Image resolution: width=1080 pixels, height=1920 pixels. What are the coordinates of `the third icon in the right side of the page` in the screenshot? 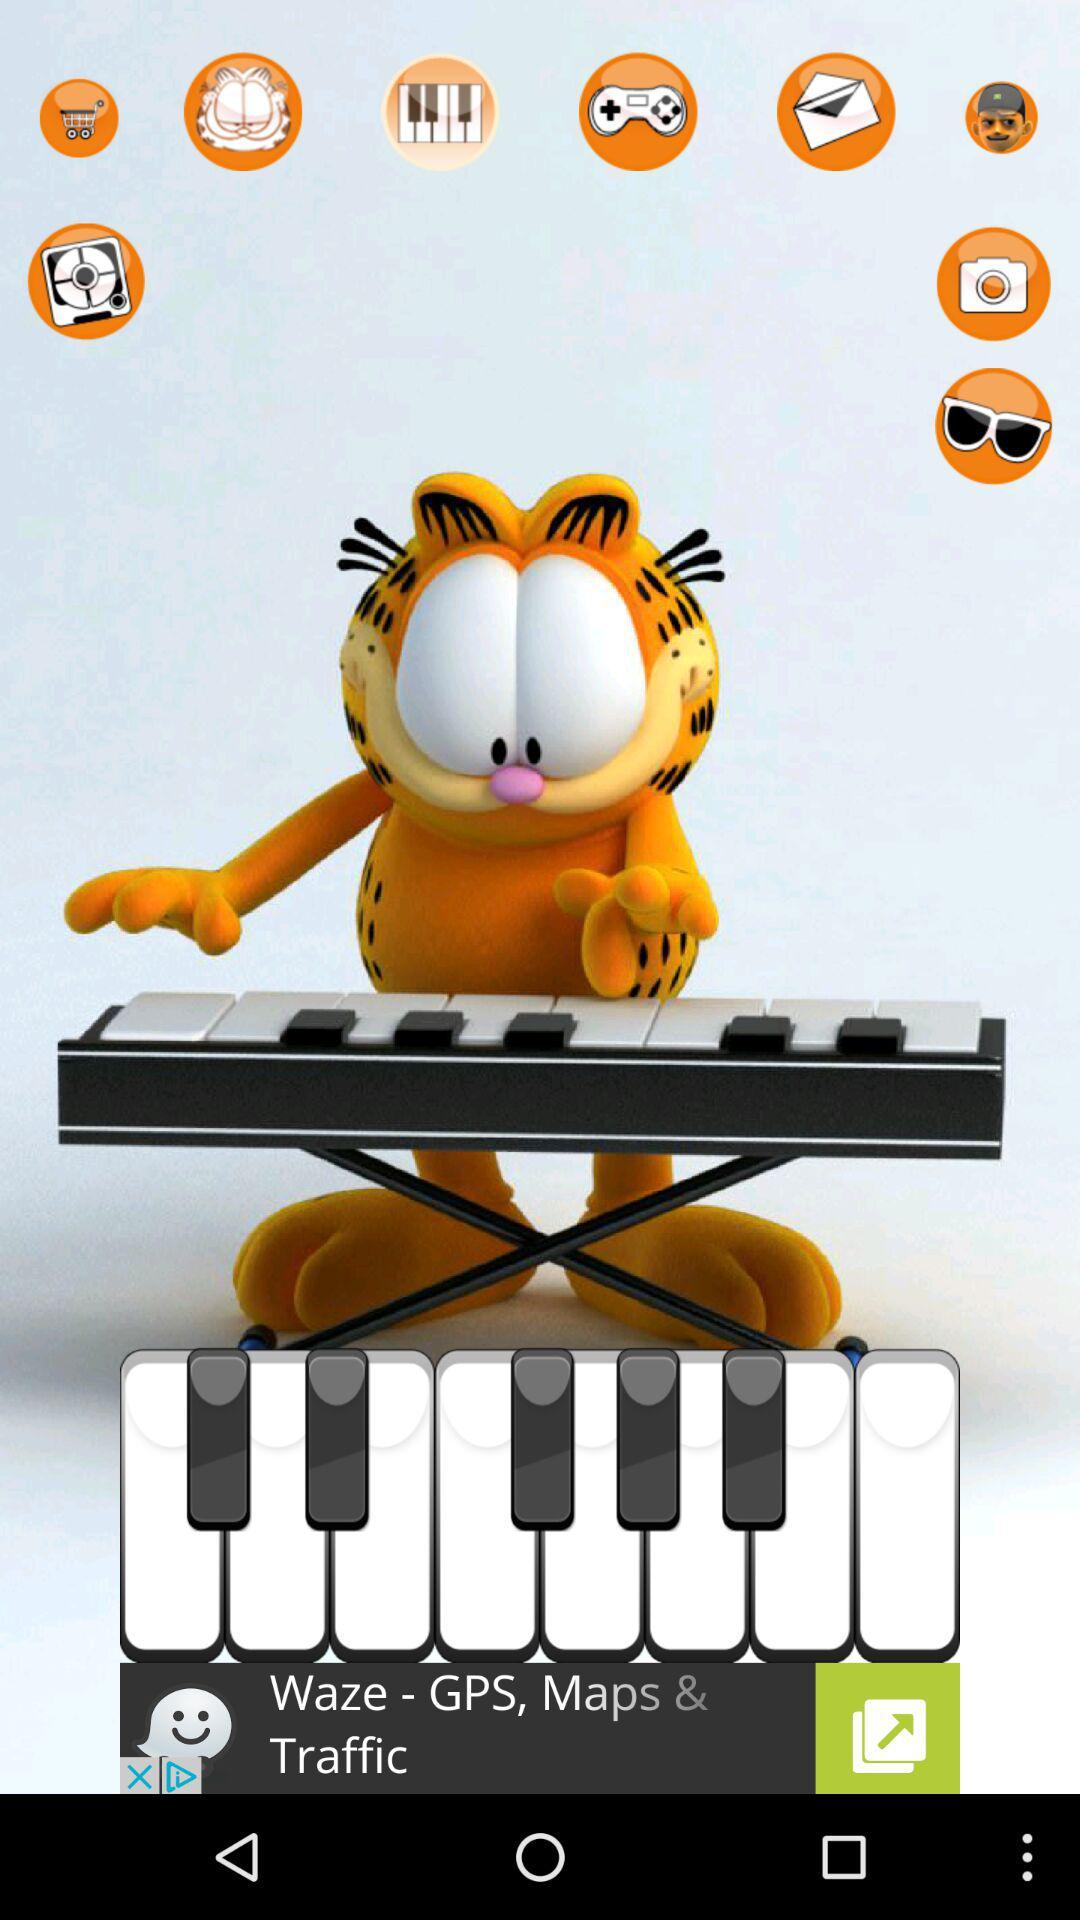 It's located at (994, 426).